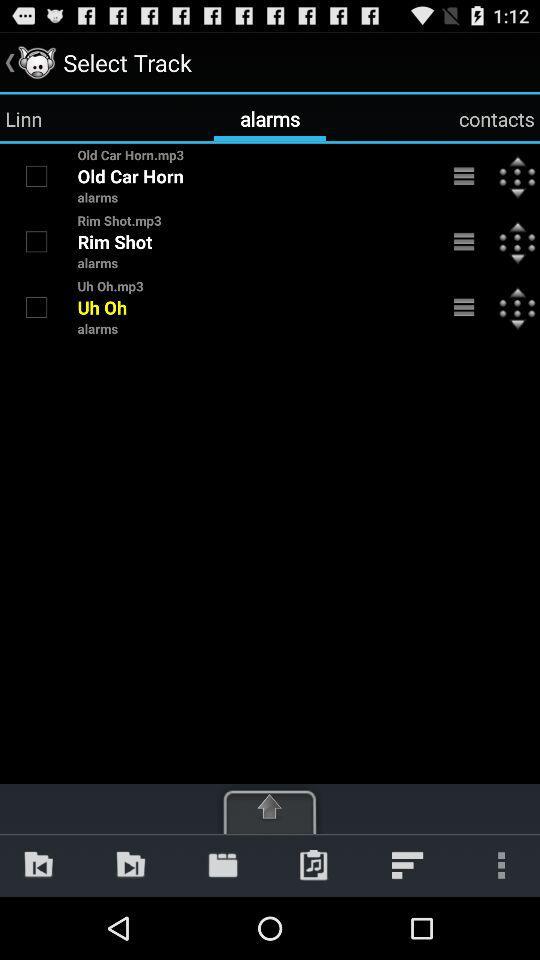 This screenshot has width=540, height=960. What do you see at coordinates (464, 175) in the screenshot?
I see `expand menu or move item for alarm` at bounding box center [464, 175].